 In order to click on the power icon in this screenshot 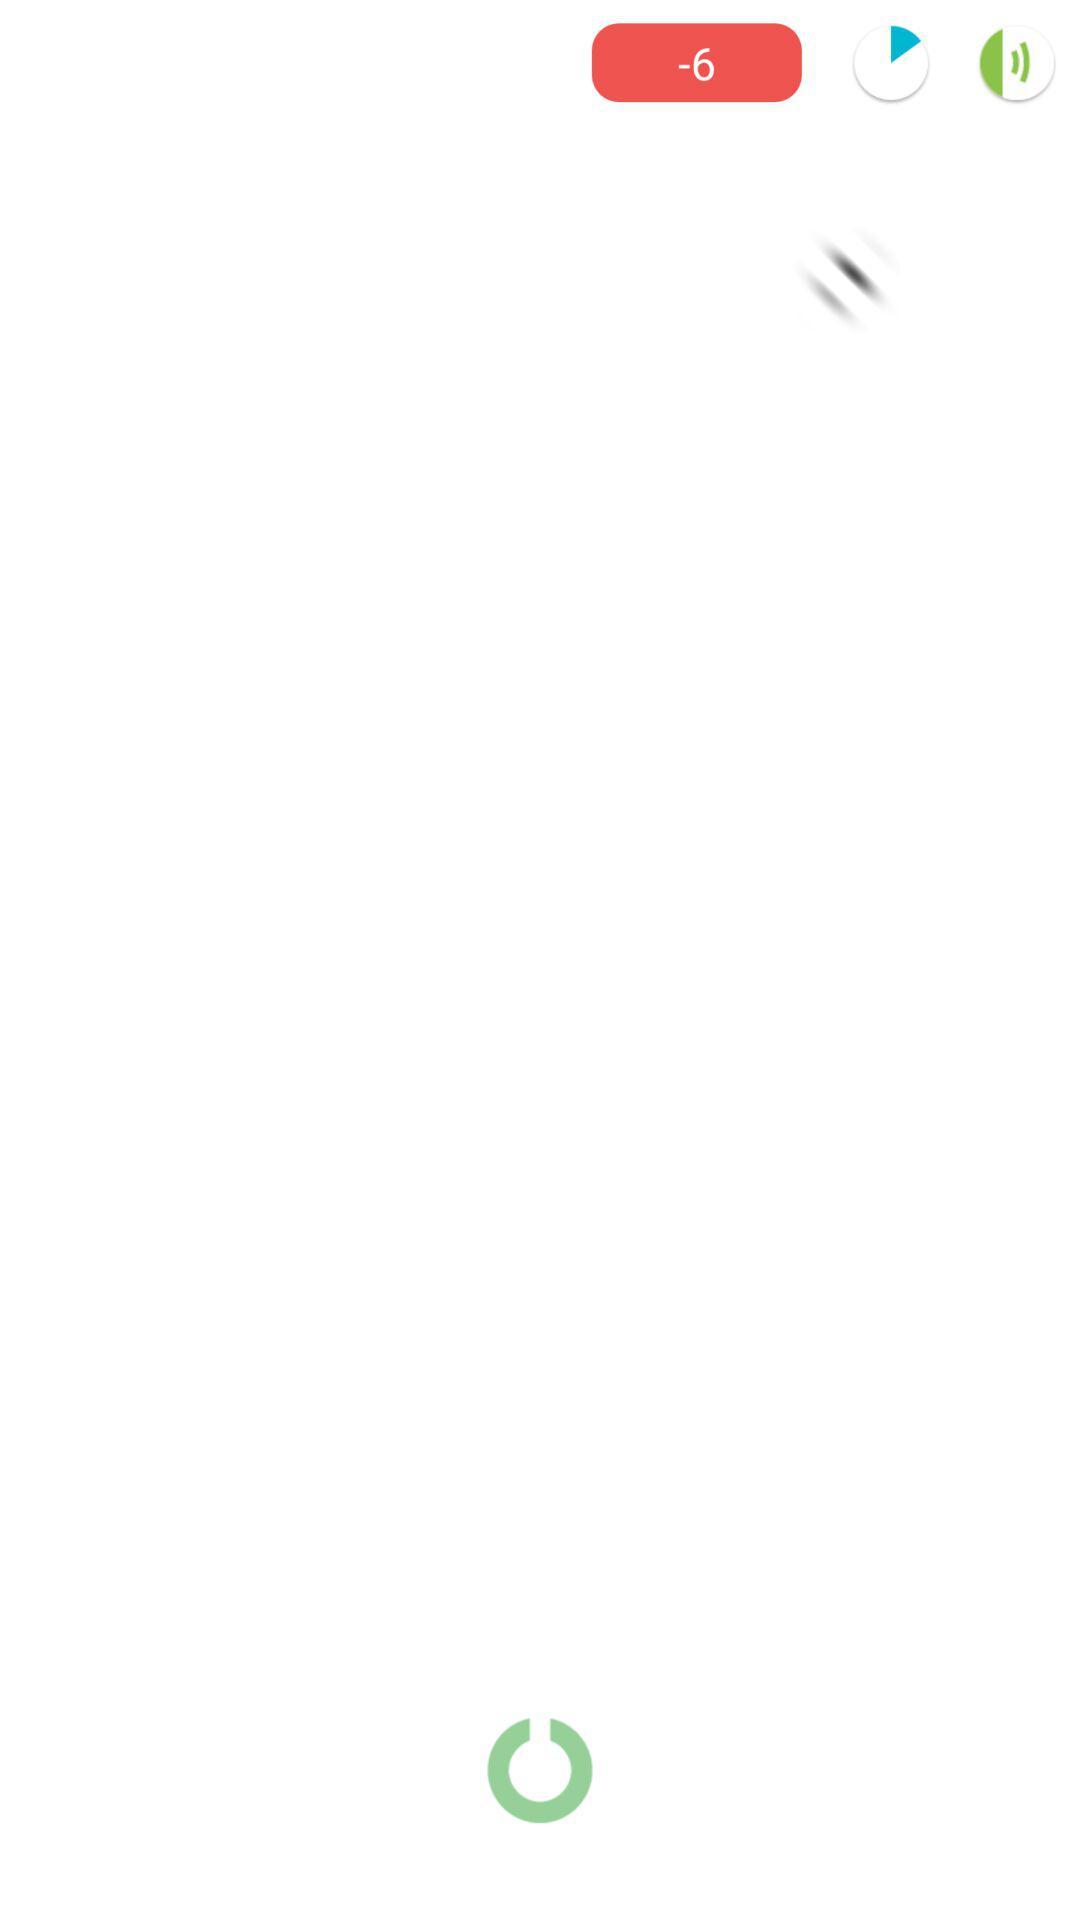, I will do `click(540, 1770)`.